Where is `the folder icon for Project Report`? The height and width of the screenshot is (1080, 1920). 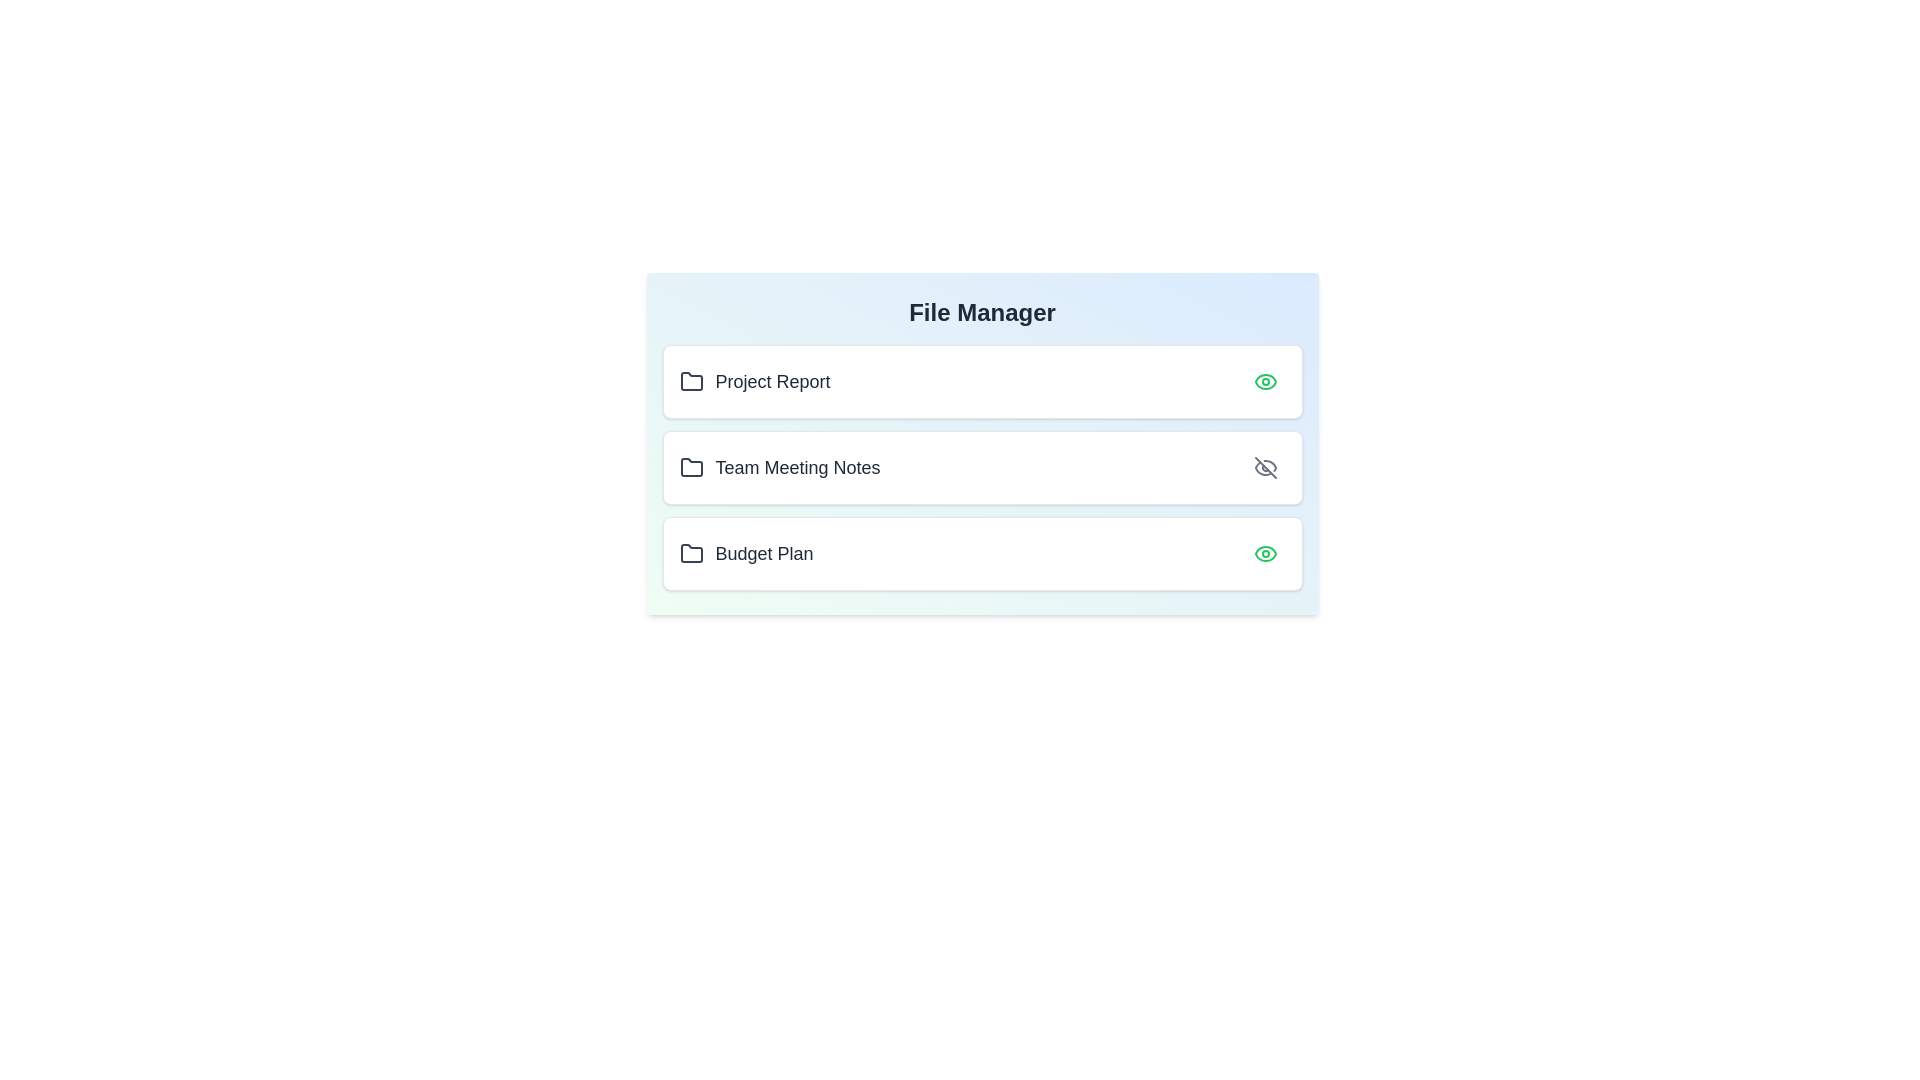 the folder icon for Project Report is located at coordinates (691, 381).